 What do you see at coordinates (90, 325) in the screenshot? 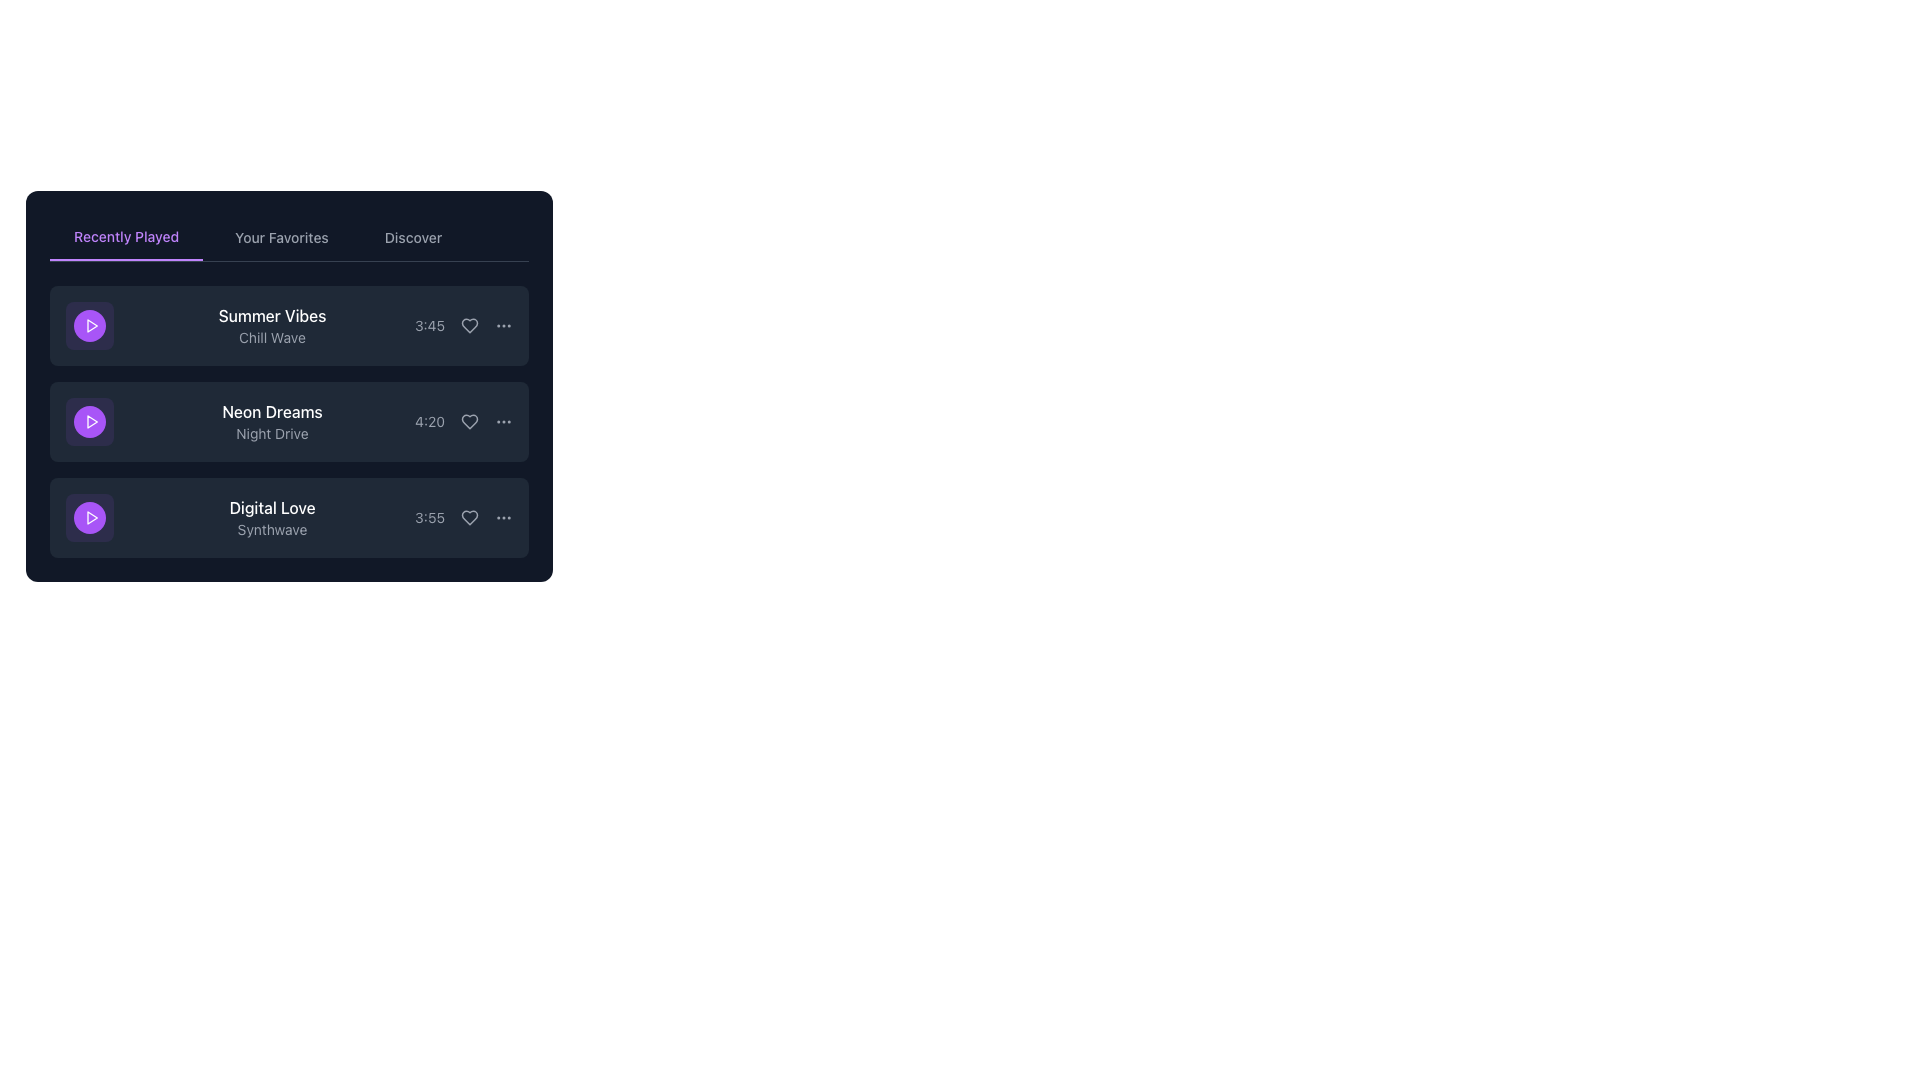
I see `the small triangular play icon, which is styled in white and located within a purple circular button to the left of the 'Summer Vibes' song entry in the 'Recently Played' section, to play the song` at bounding box center [90, 325].